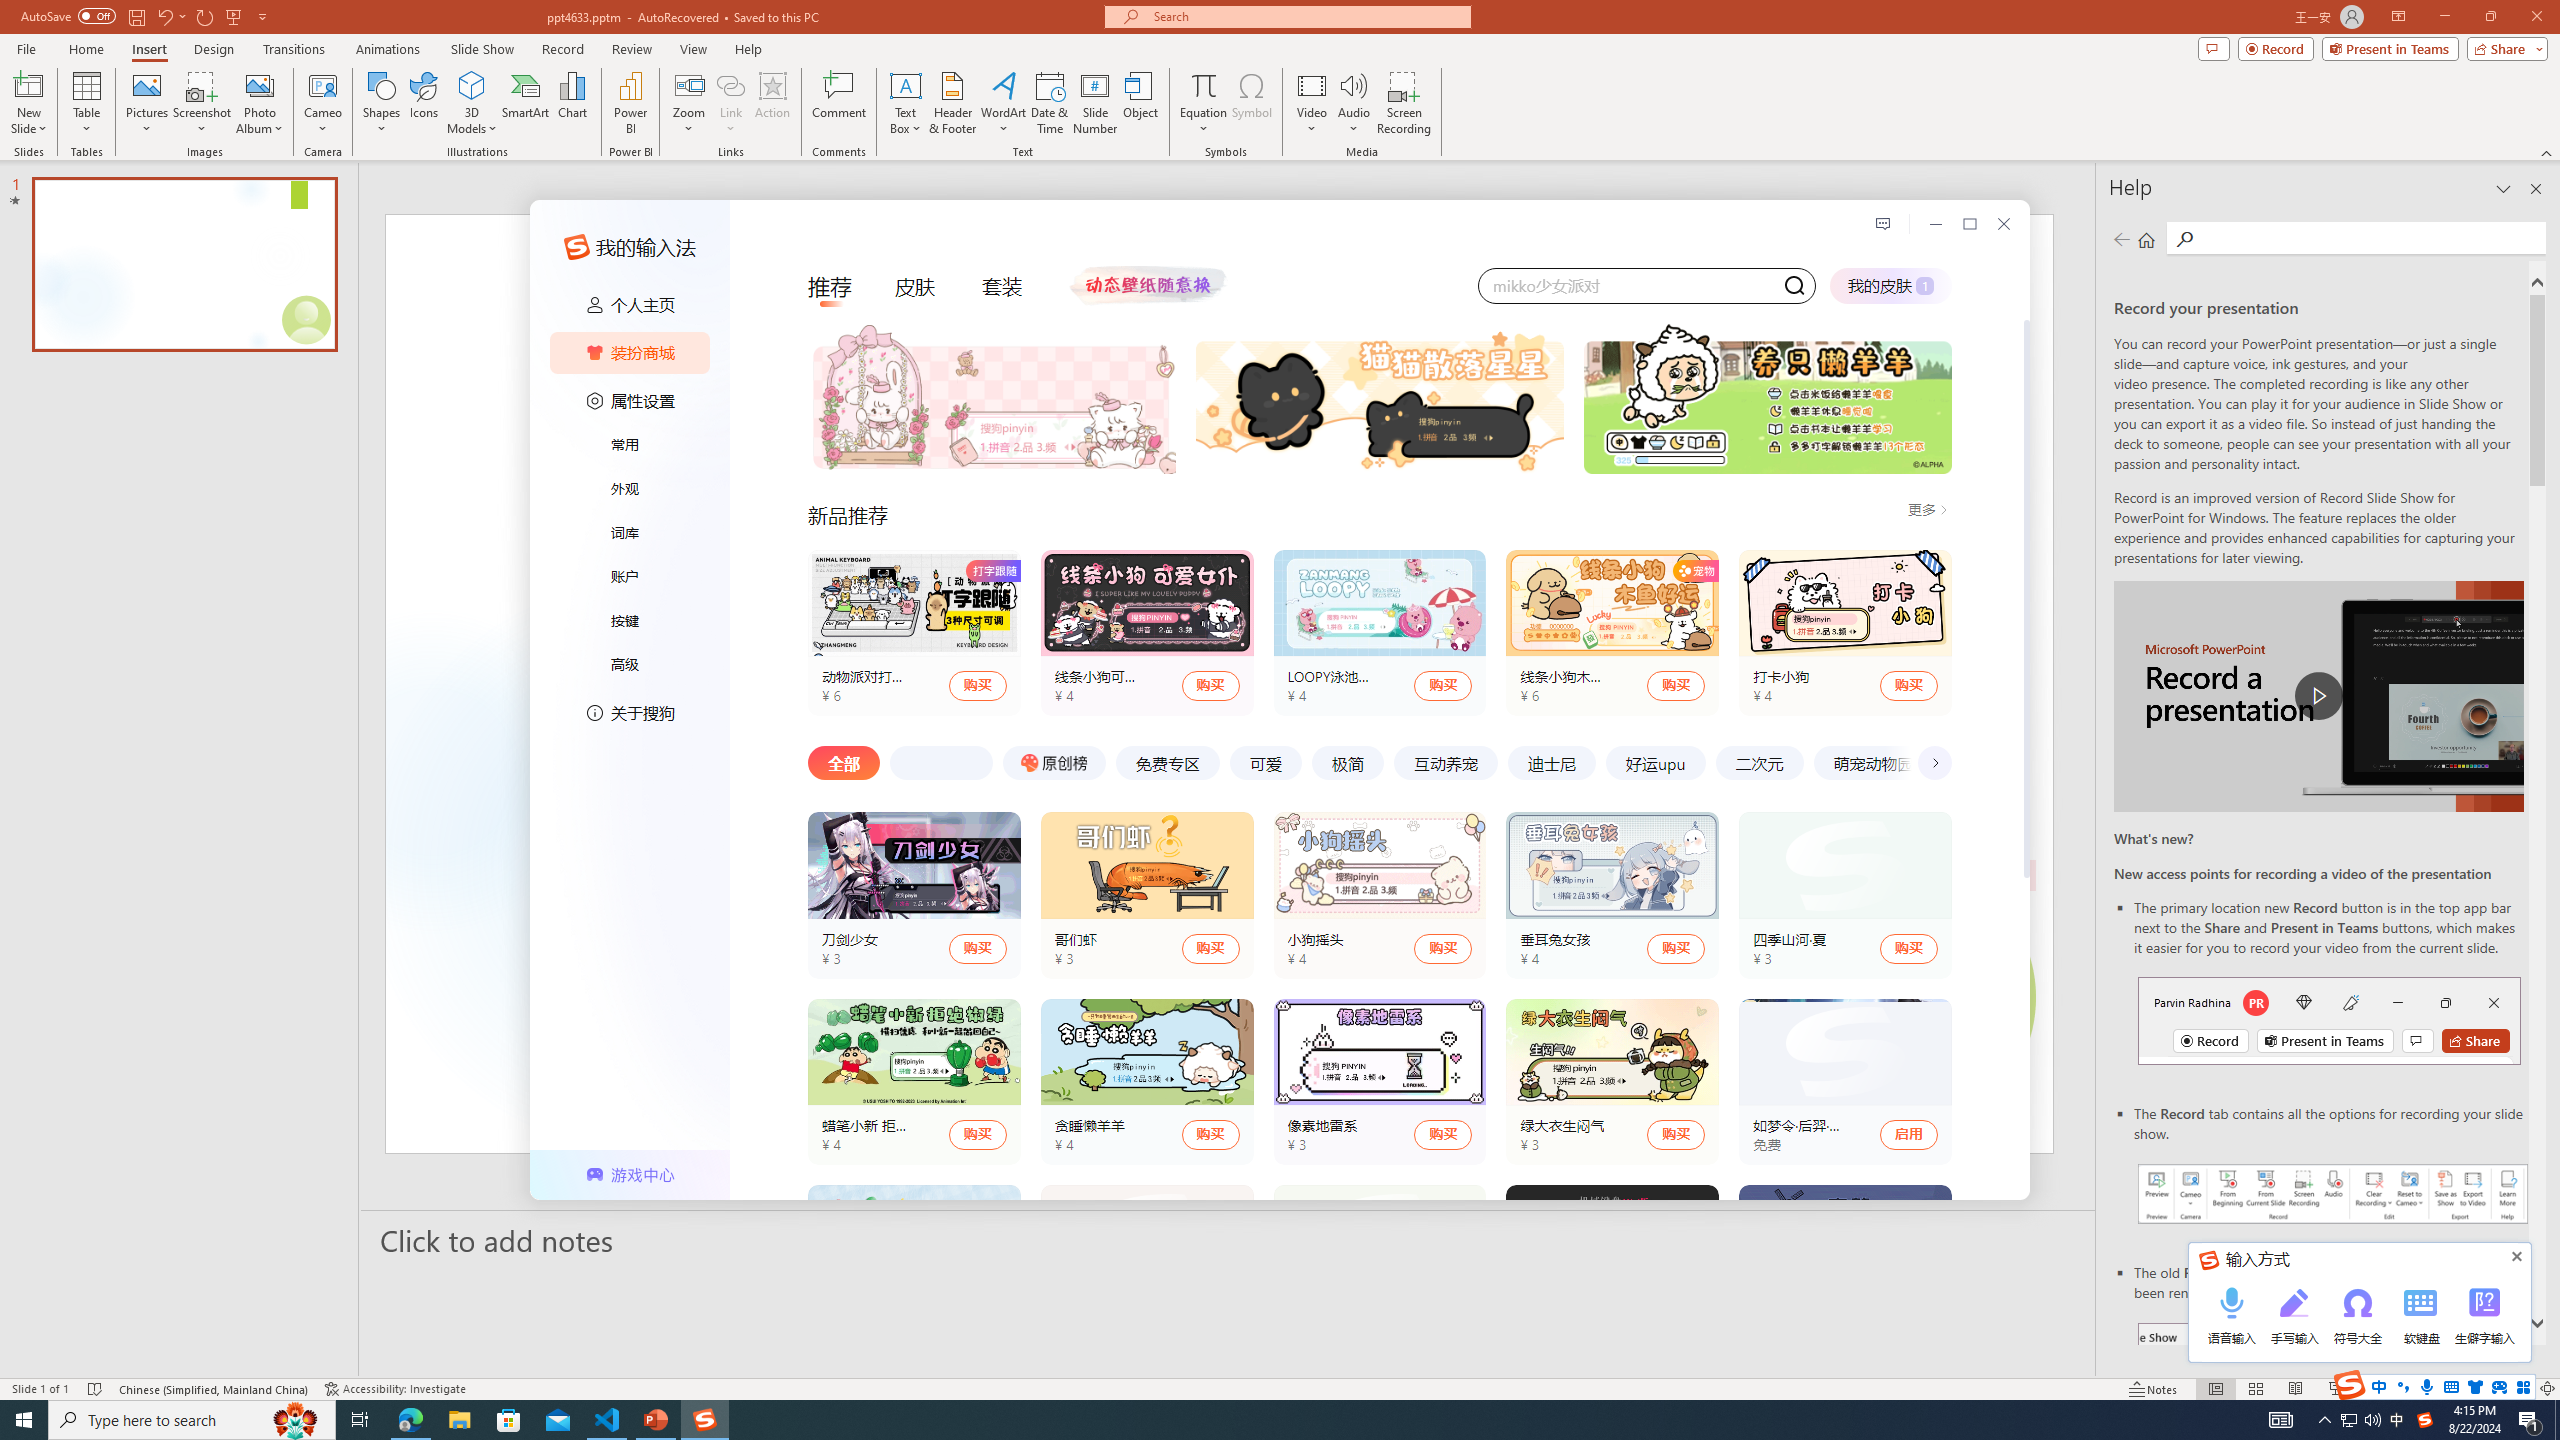 The image size is (2560, 1440). I want to click on 'Date & Time...', so click(1048, 103).